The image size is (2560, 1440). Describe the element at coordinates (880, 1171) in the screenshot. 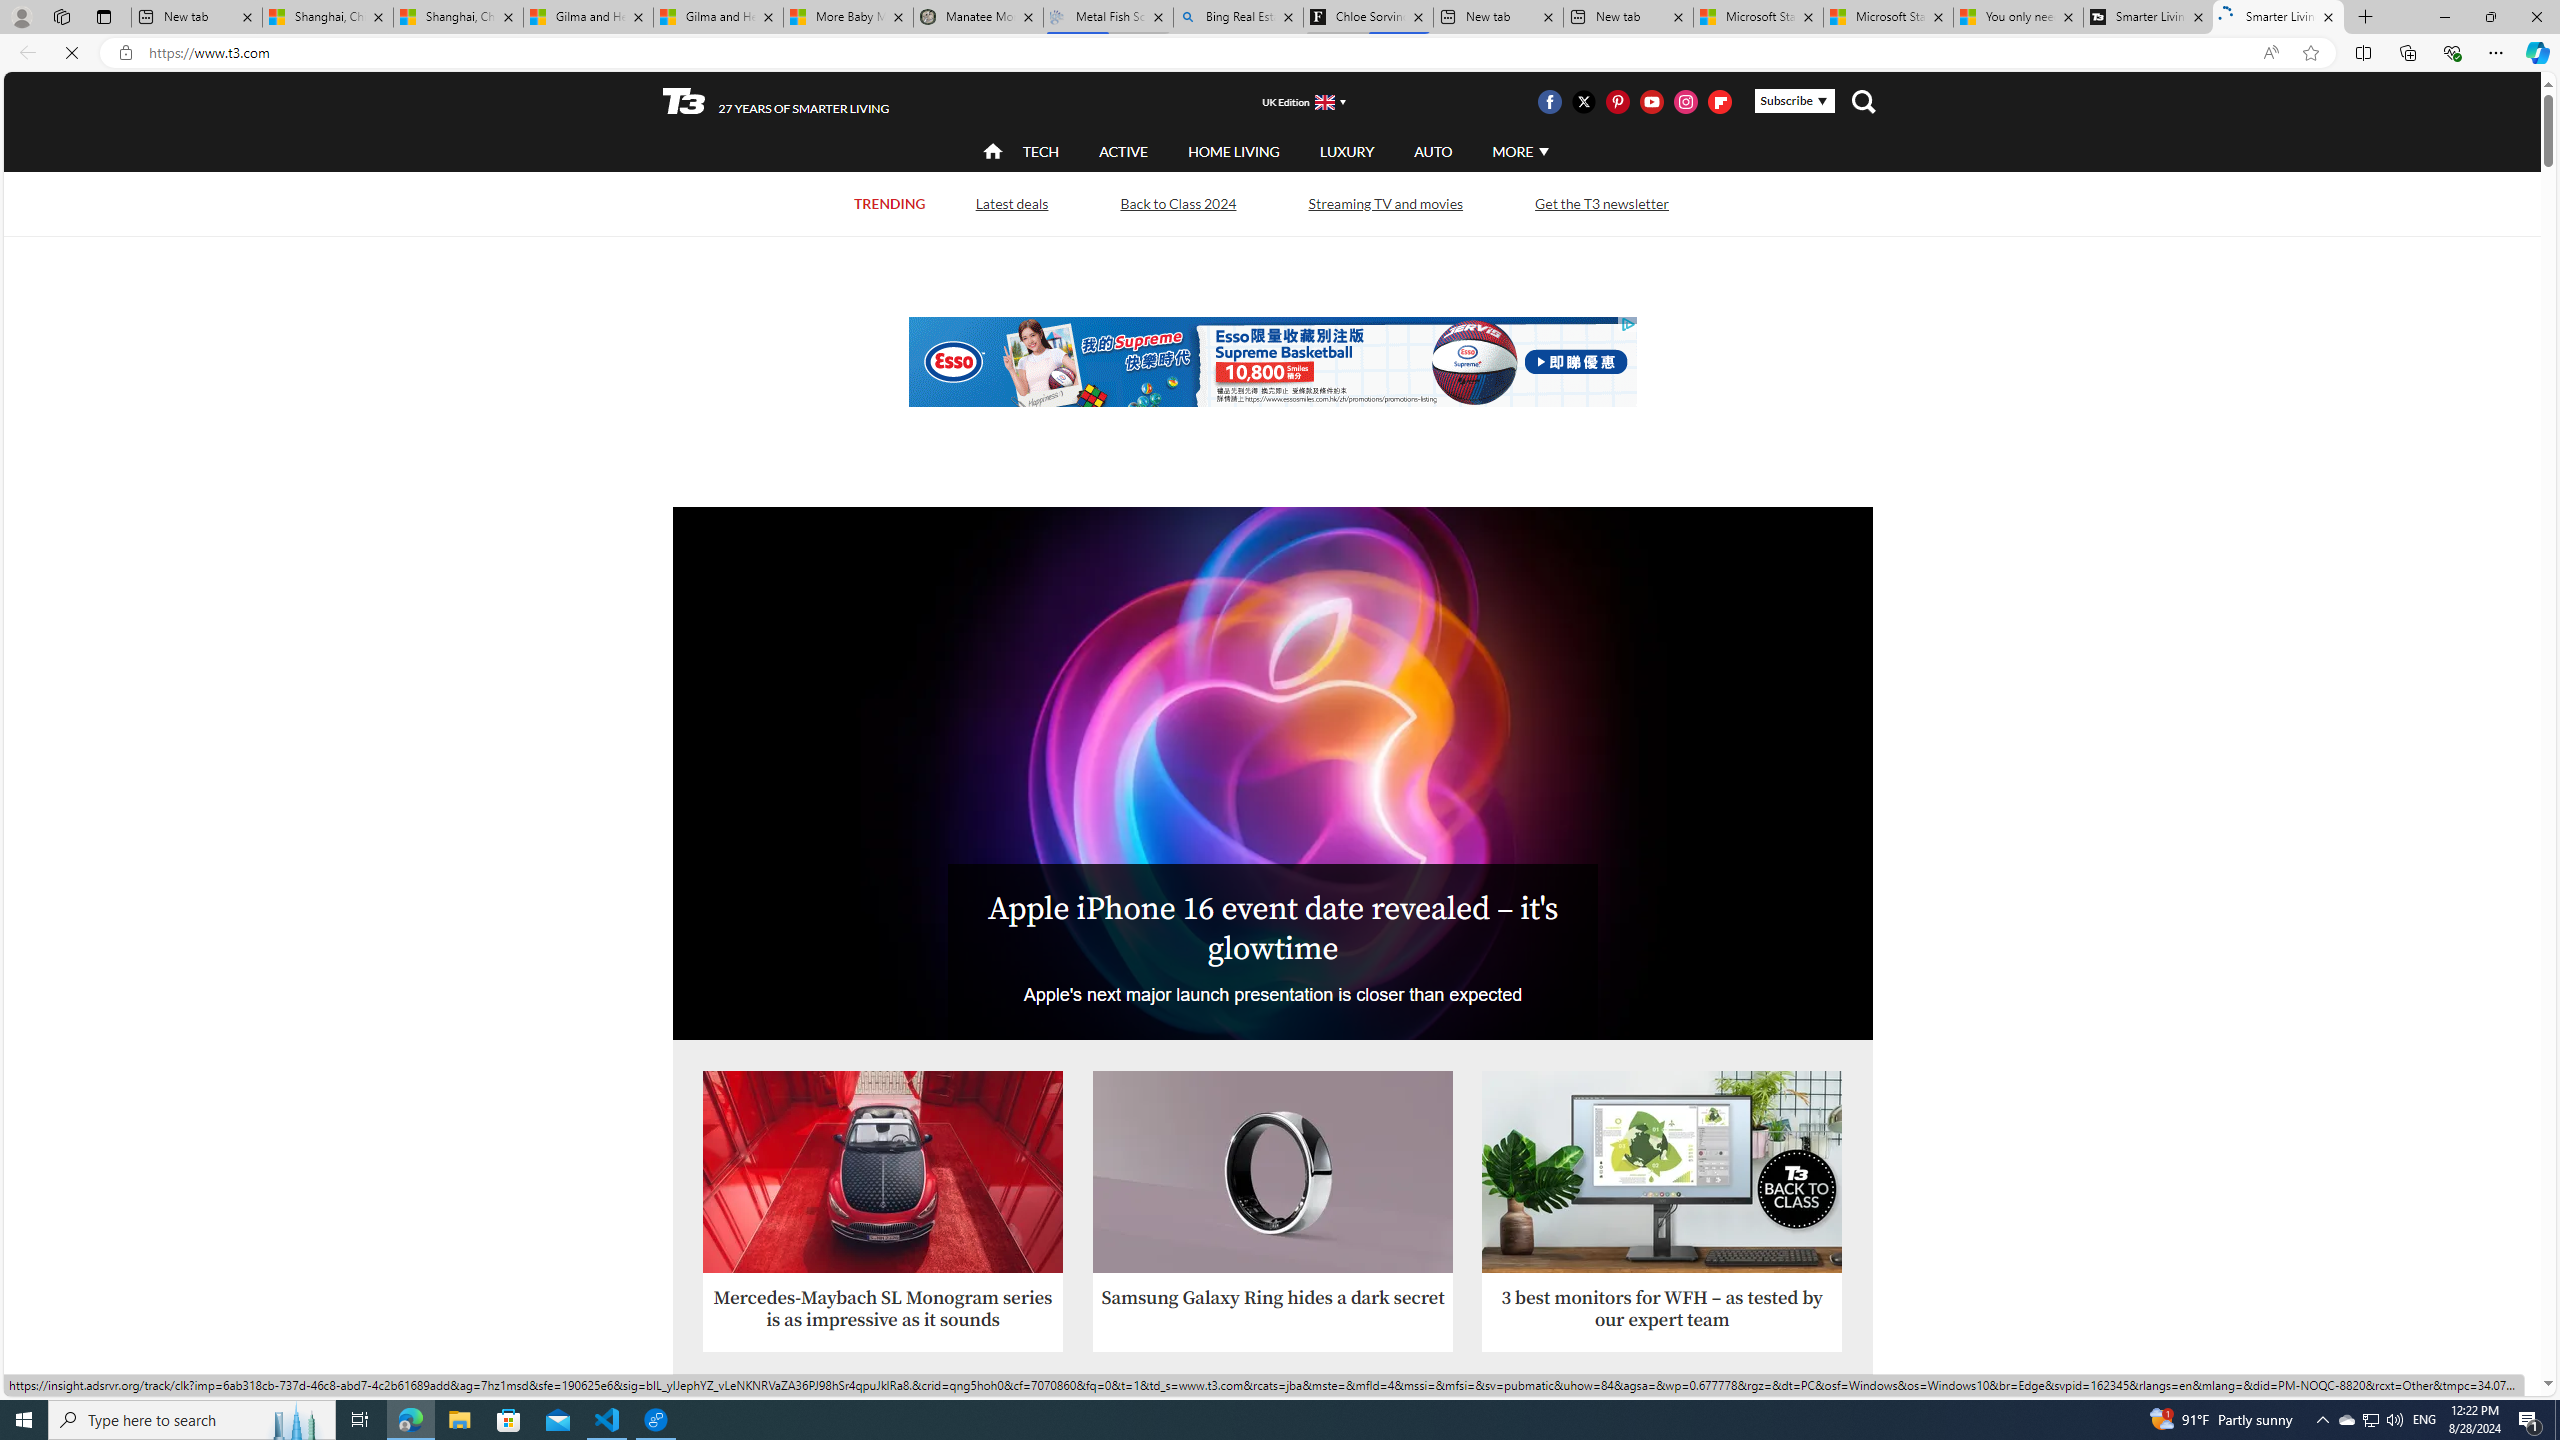

I see `'Mercedes-Maybach SL Monogram Series'` at that location.